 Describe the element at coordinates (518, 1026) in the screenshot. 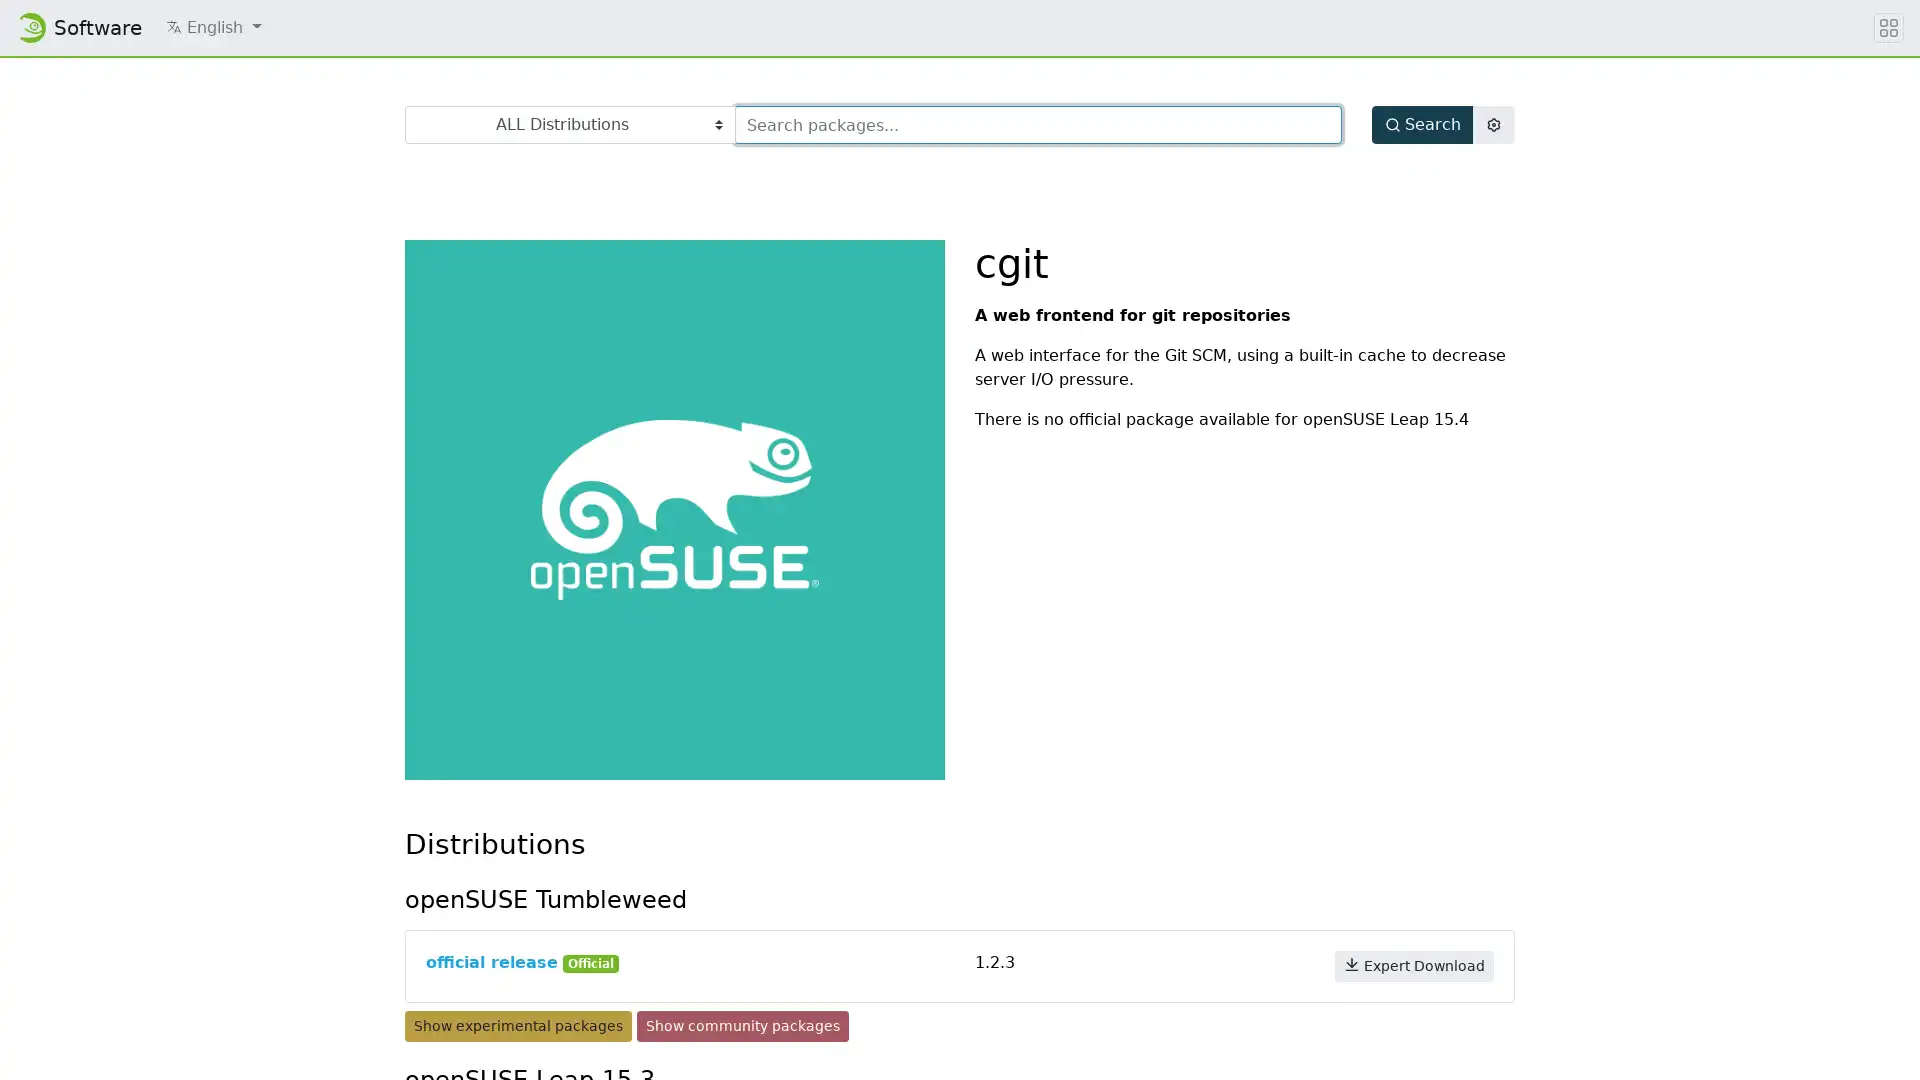

I see `Show experimental packages` at that location.